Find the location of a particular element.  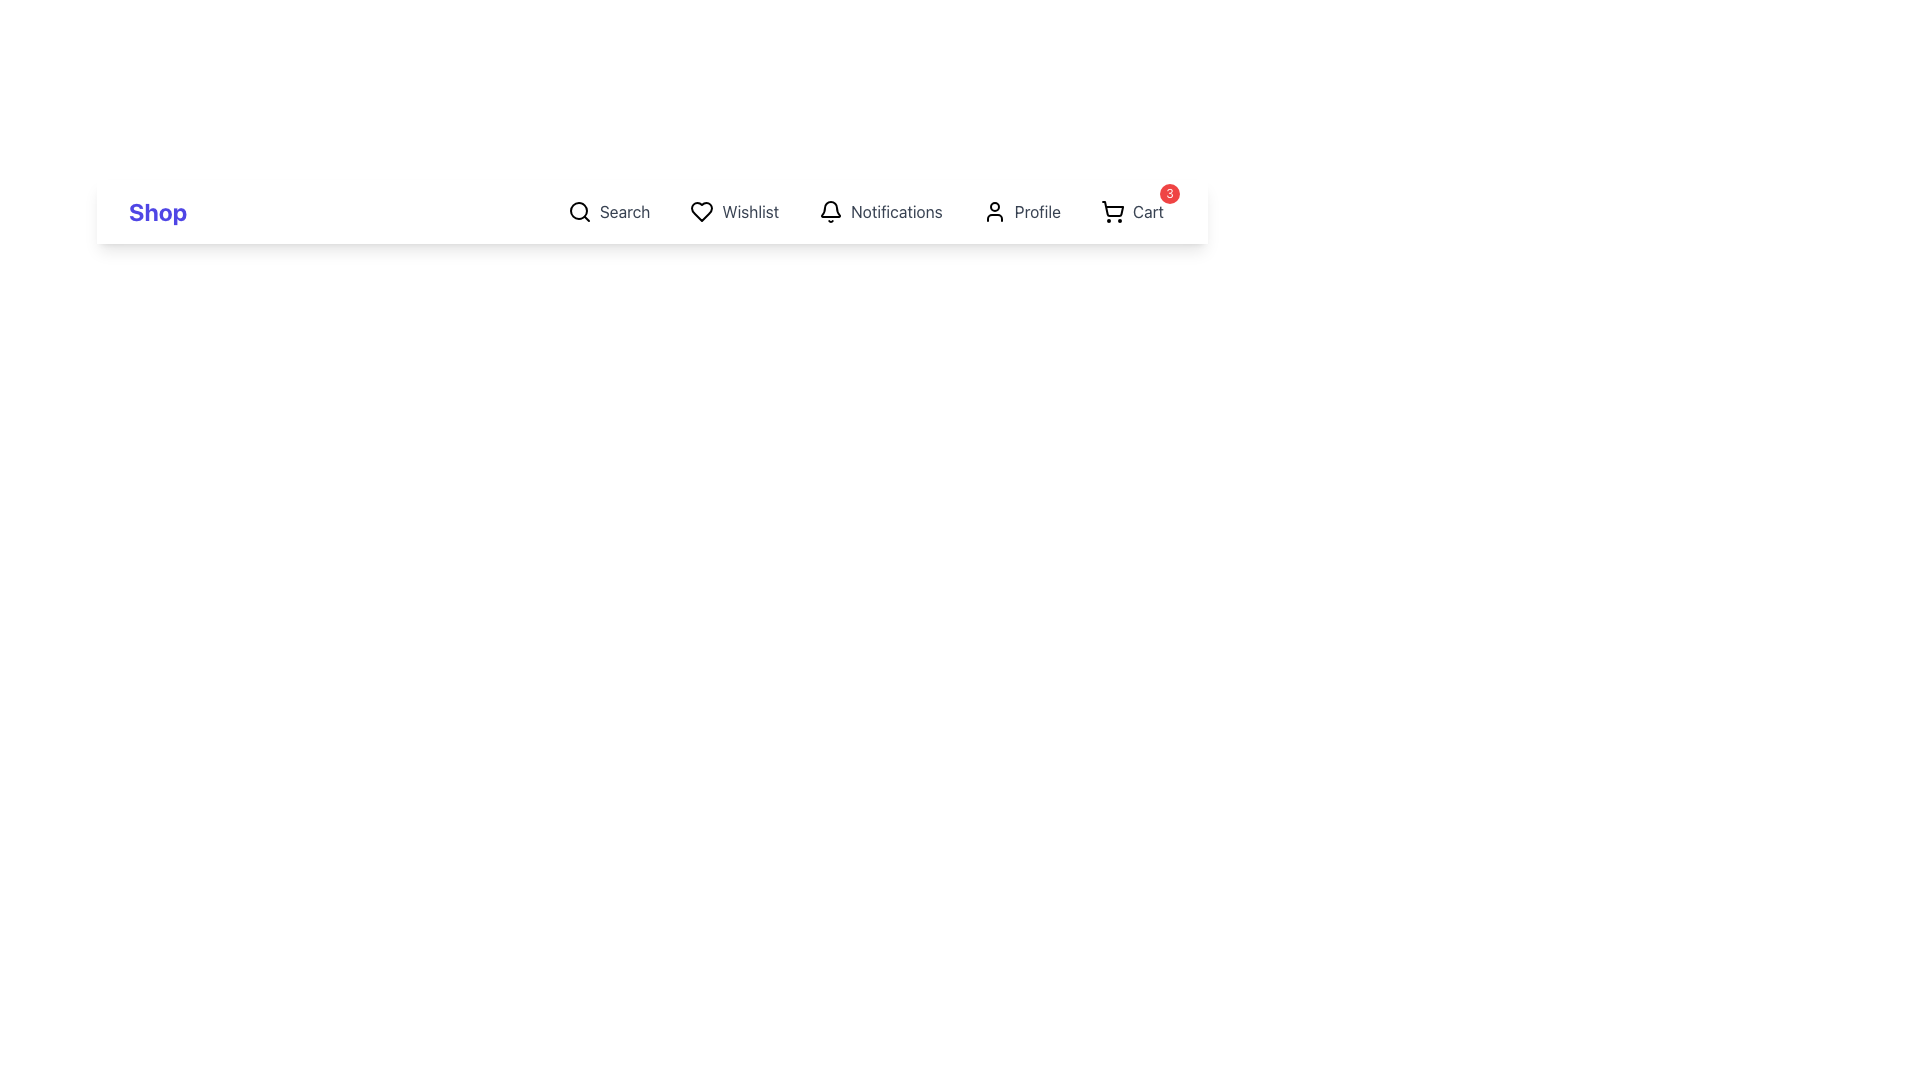

the user profile icon, which is a minimalistic outline of a human figure located on the far-right side of the navigation bar is located at coordinates (994, 212).